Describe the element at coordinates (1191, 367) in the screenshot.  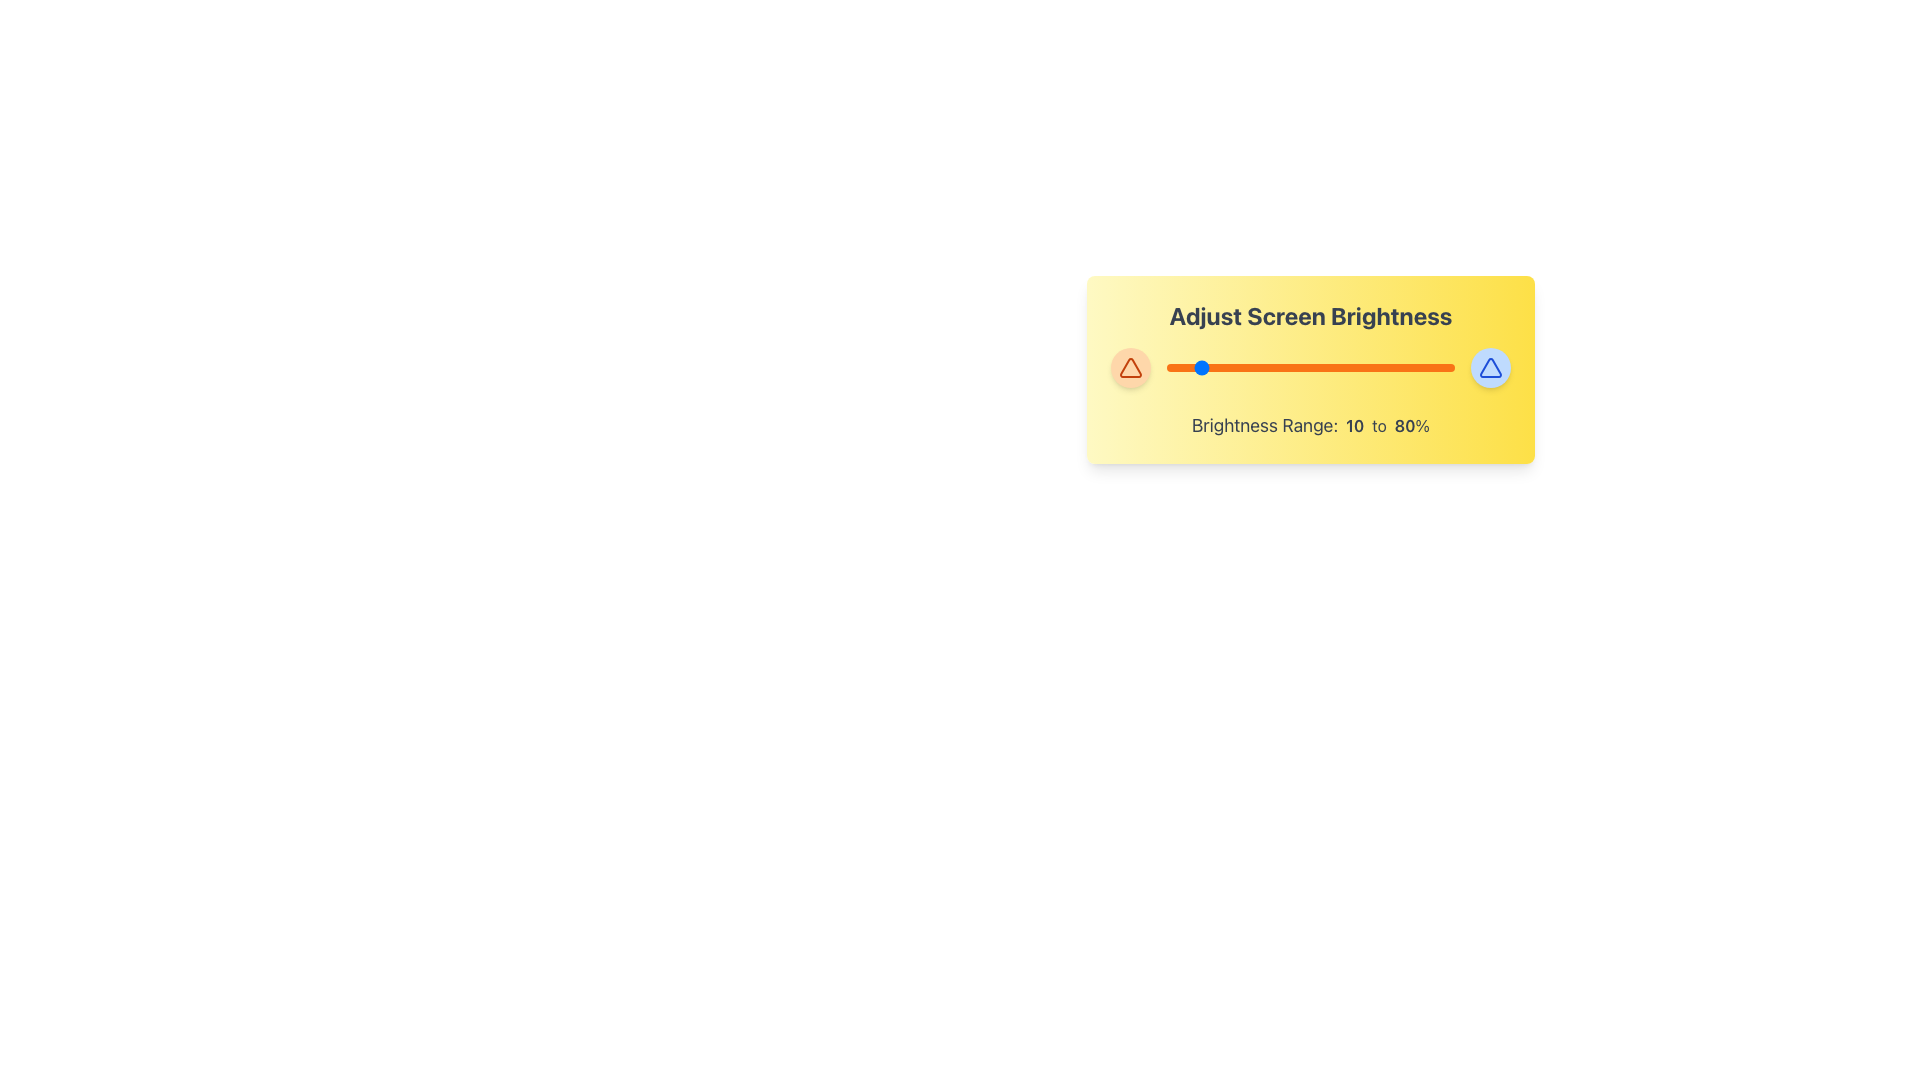
I see `the brightness level` at that location.